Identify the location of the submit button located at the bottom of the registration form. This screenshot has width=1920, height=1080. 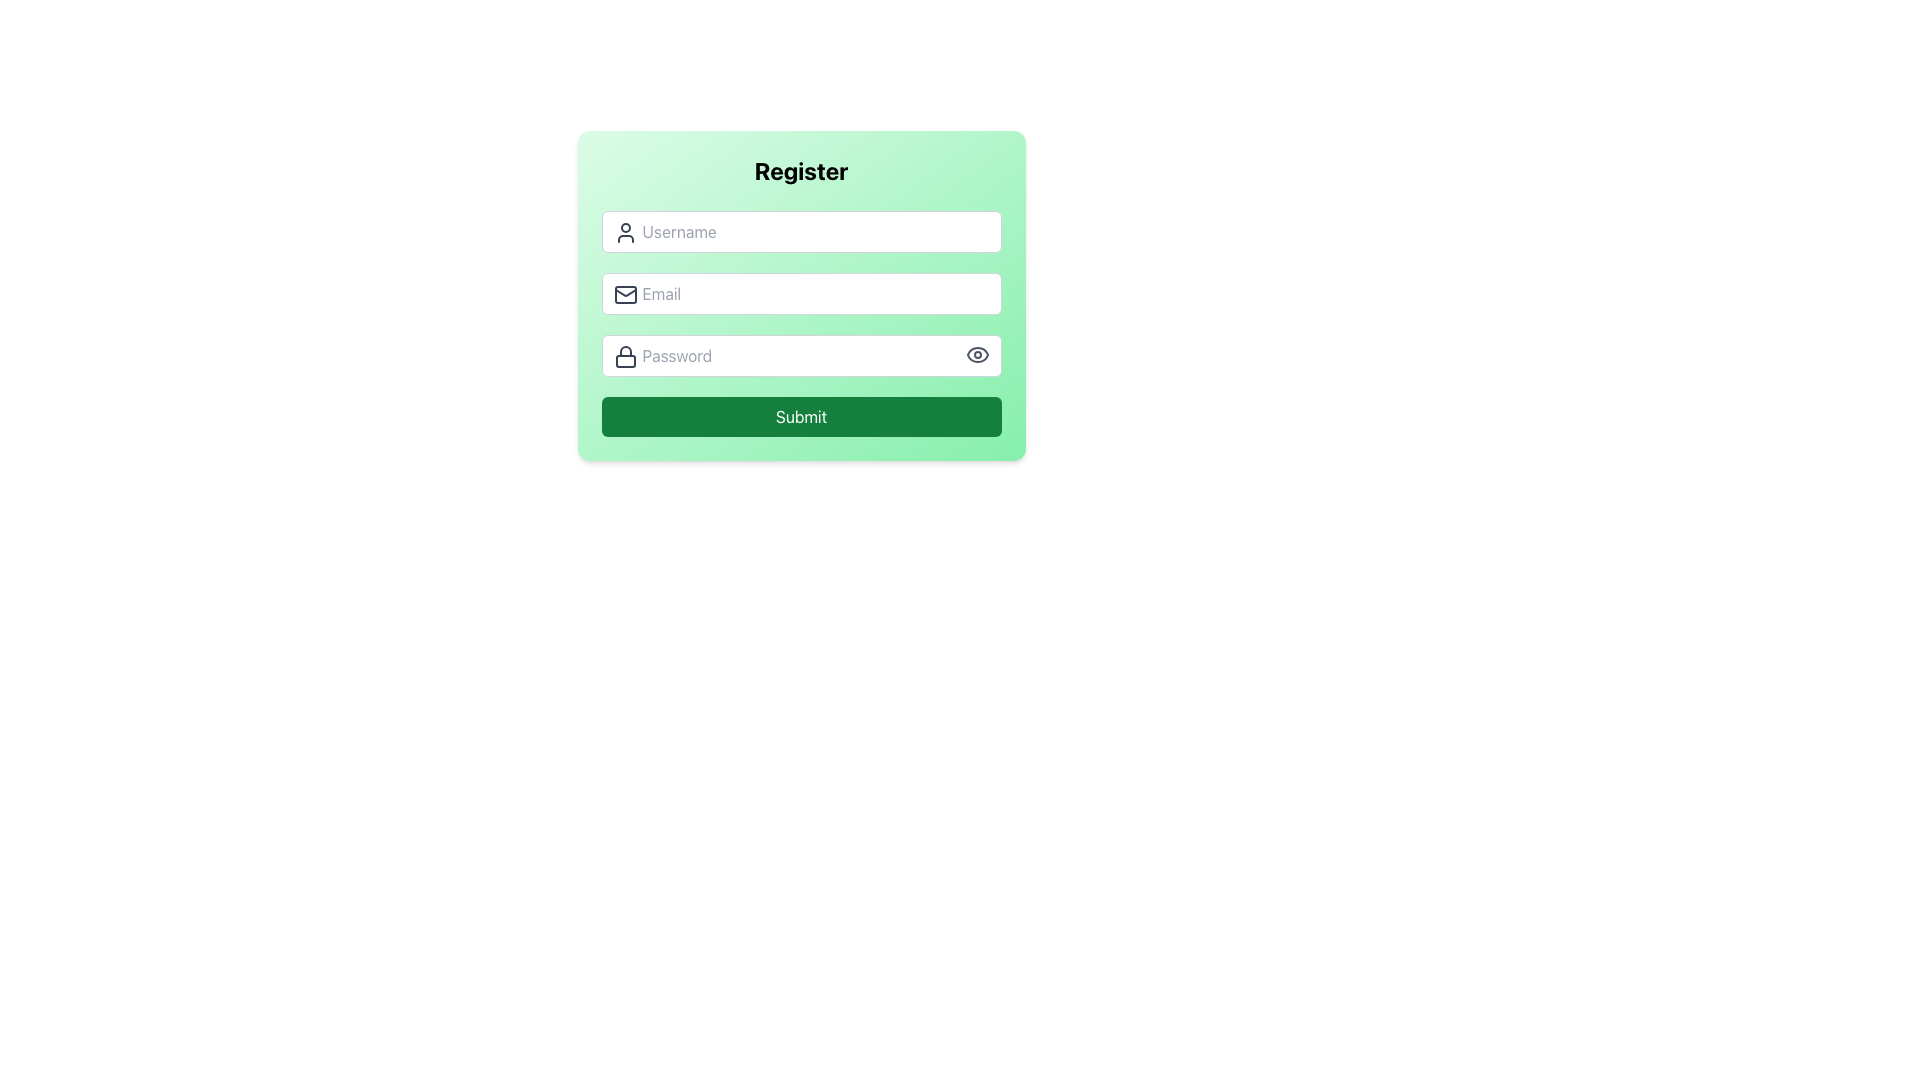
(801, 415).